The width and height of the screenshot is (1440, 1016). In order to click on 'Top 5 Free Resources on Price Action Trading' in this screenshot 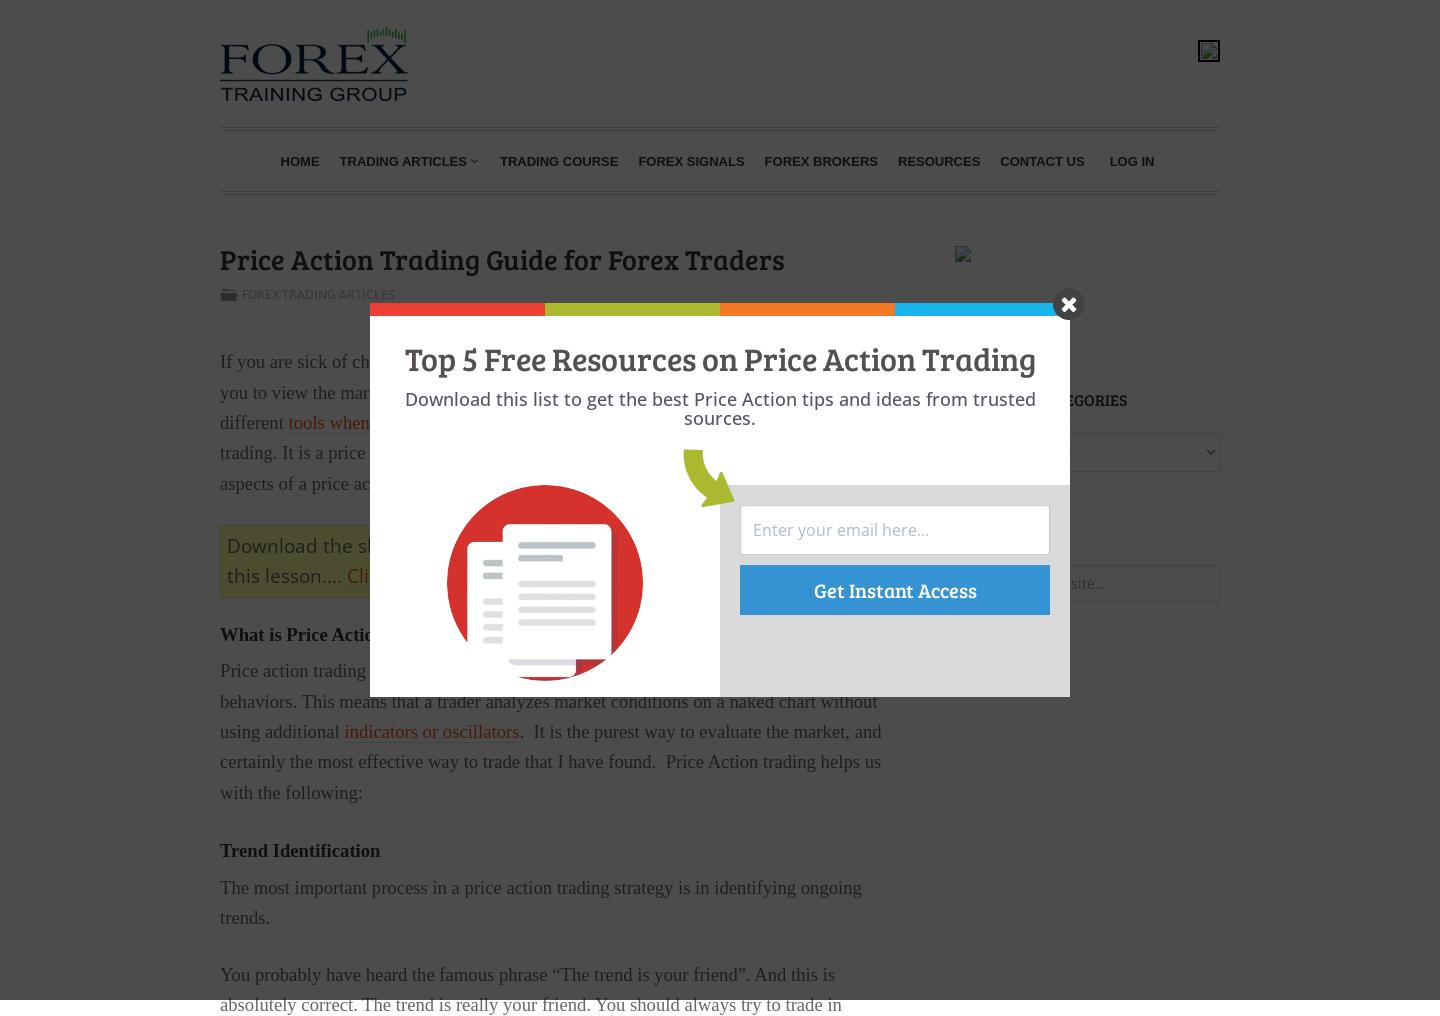, I will do `click(403, 357)`.